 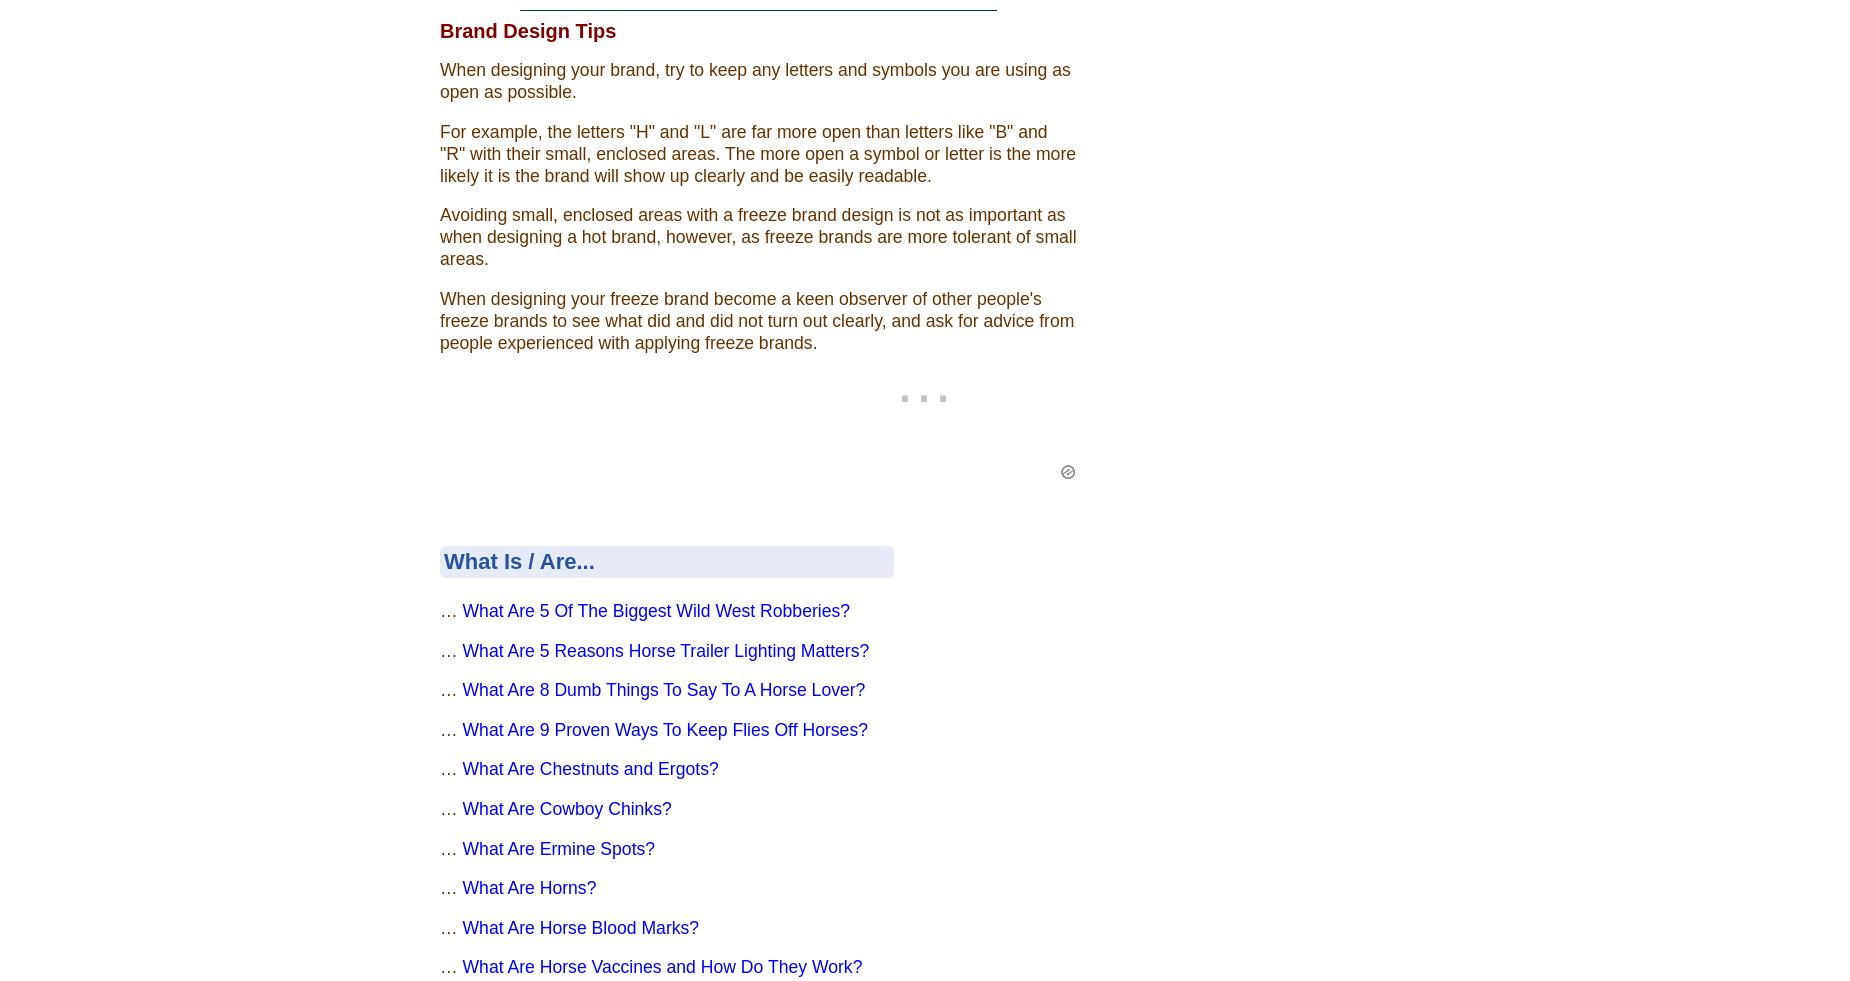 I want to click on 'What Is / Are...', so click(x=518, y=561).